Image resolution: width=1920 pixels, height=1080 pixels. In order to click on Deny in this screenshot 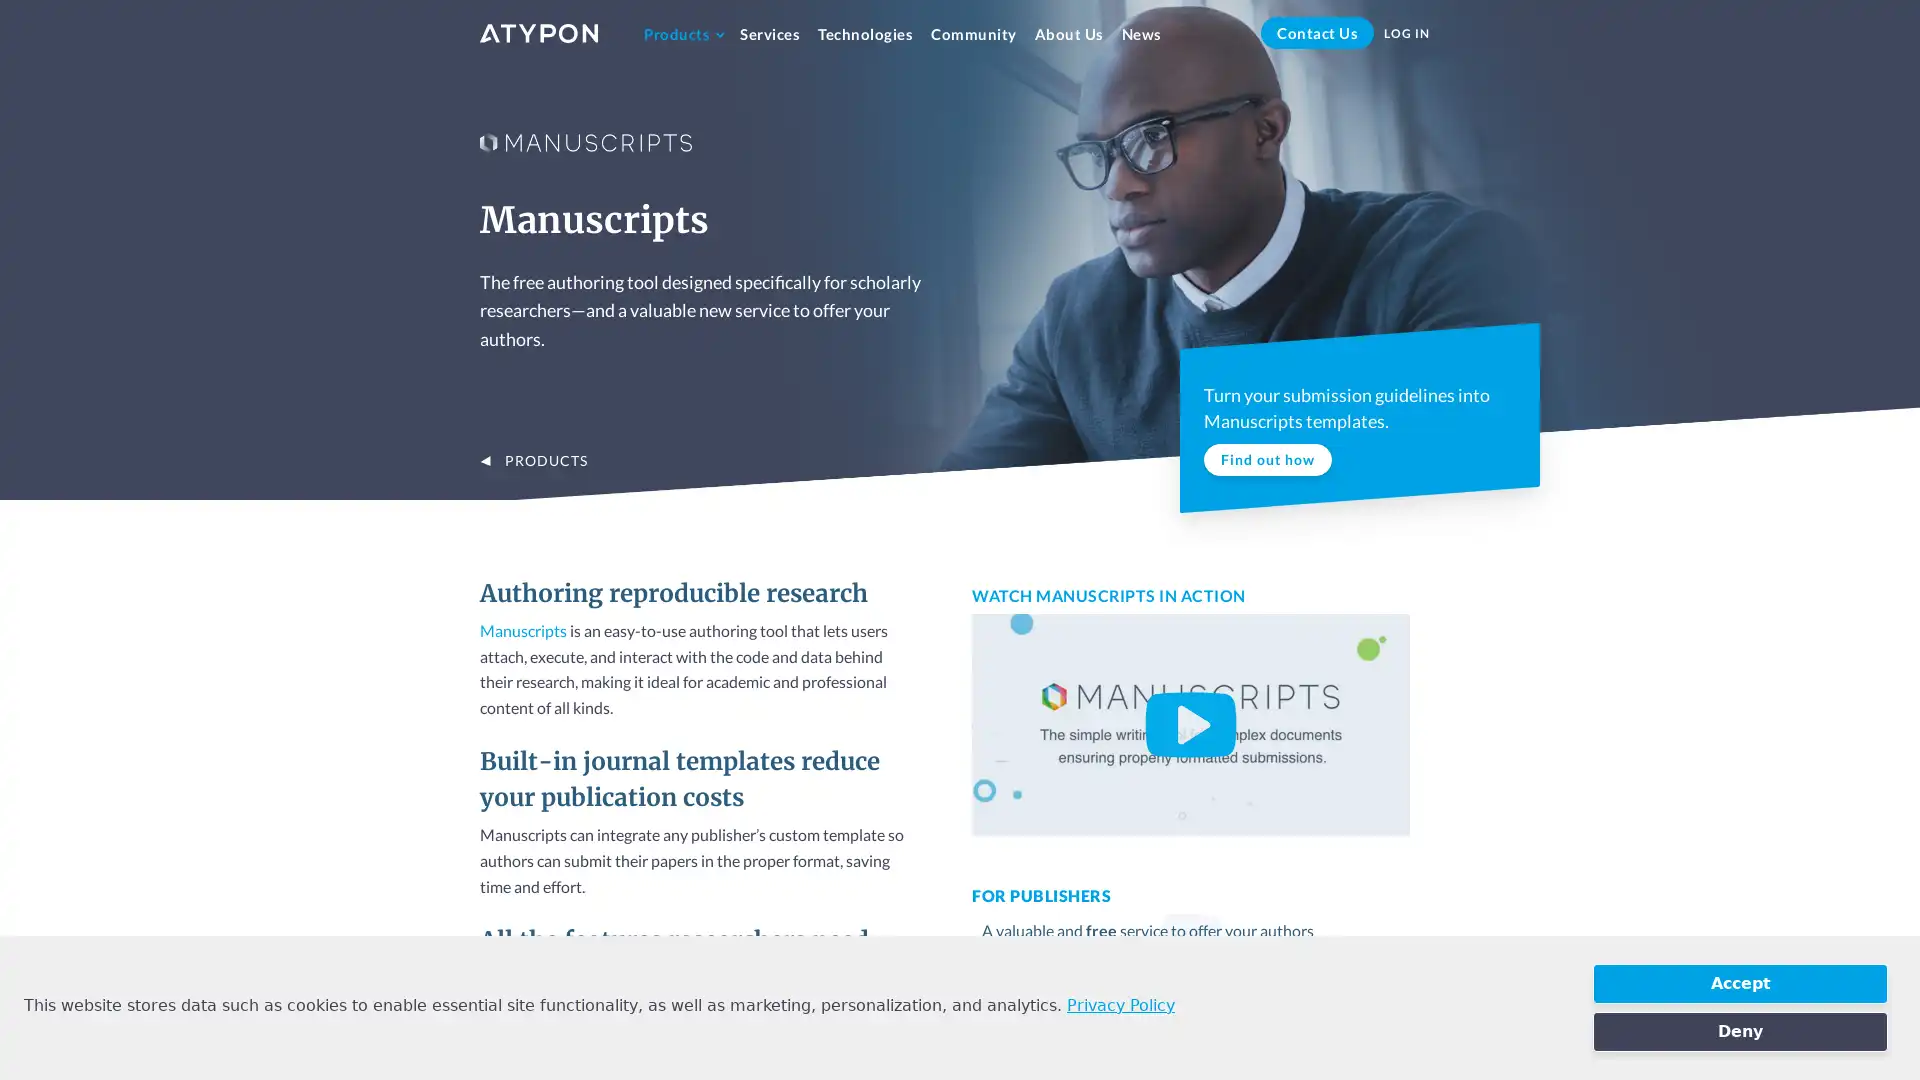, I will do `click(1739, 1032)`.